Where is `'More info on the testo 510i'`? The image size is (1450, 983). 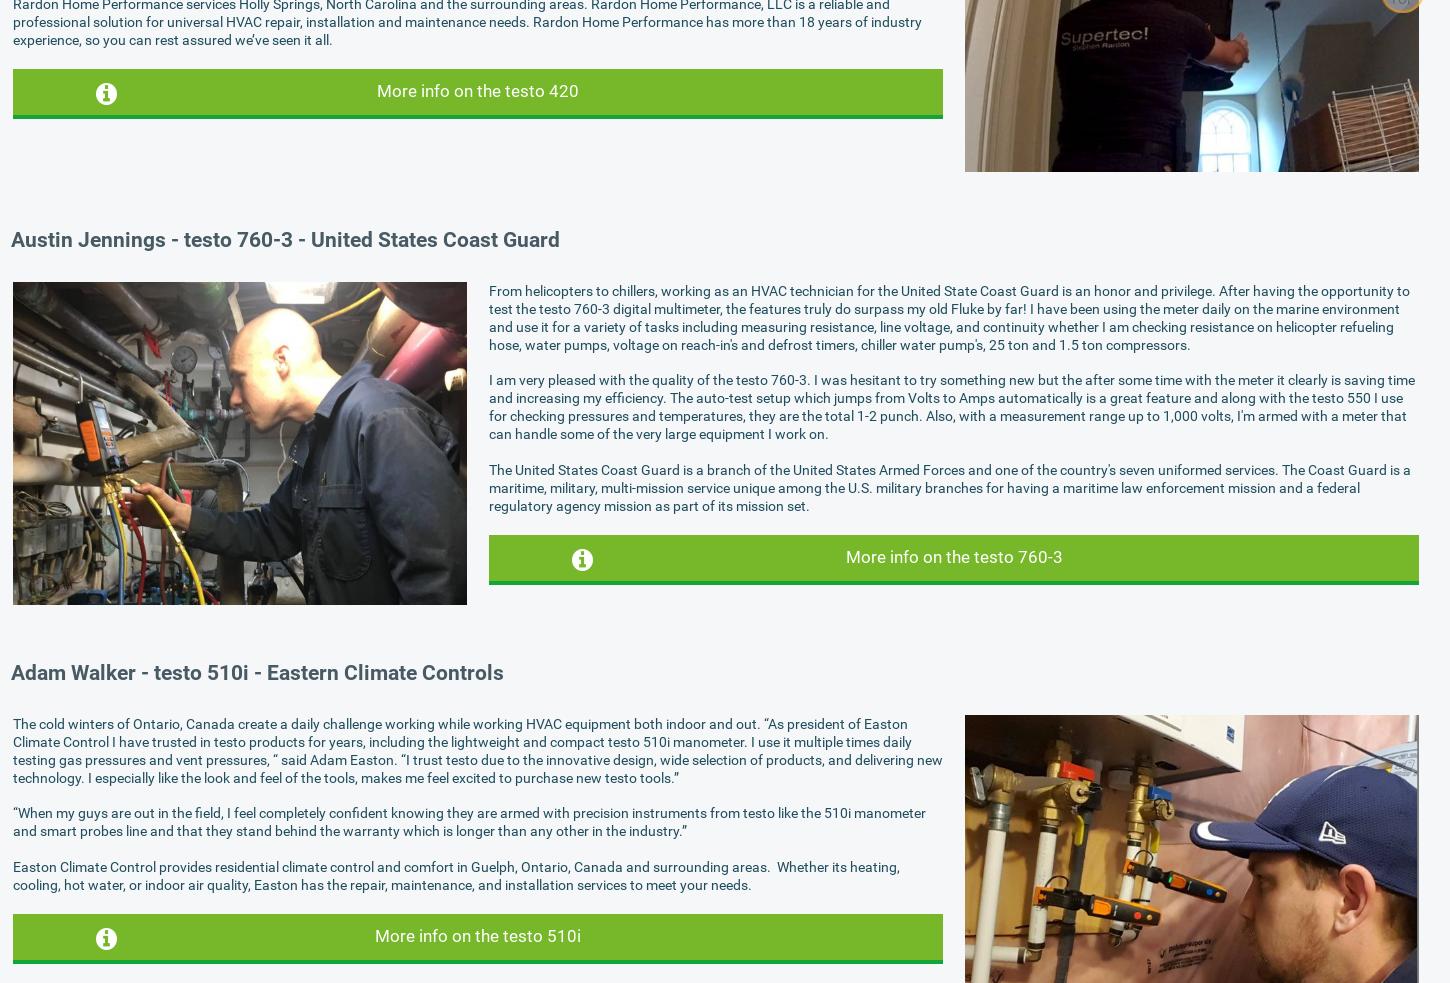
'More info on the testo 510i' is located at coordinates (373, 935).